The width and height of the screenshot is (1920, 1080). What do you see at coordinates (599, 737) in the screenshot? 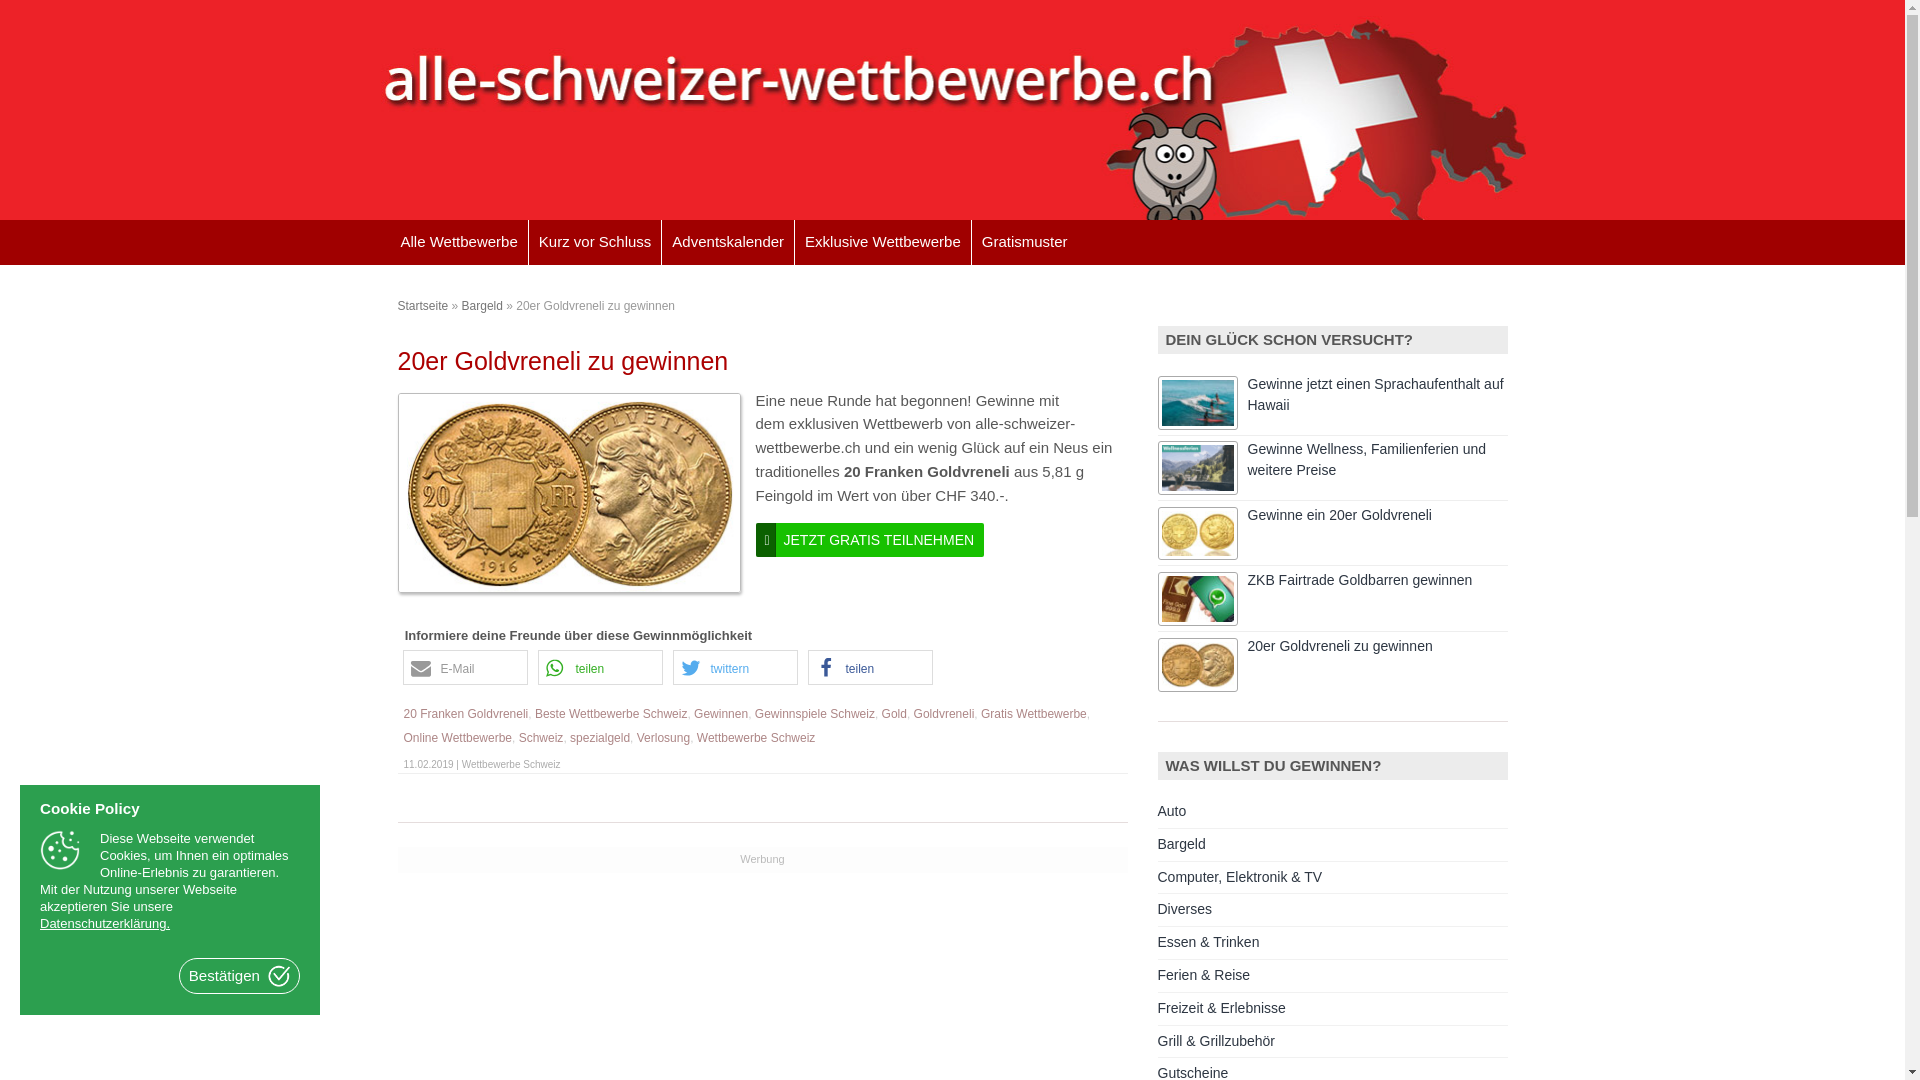
I see `'spezialgeld'` at bounding box center [599, 737].